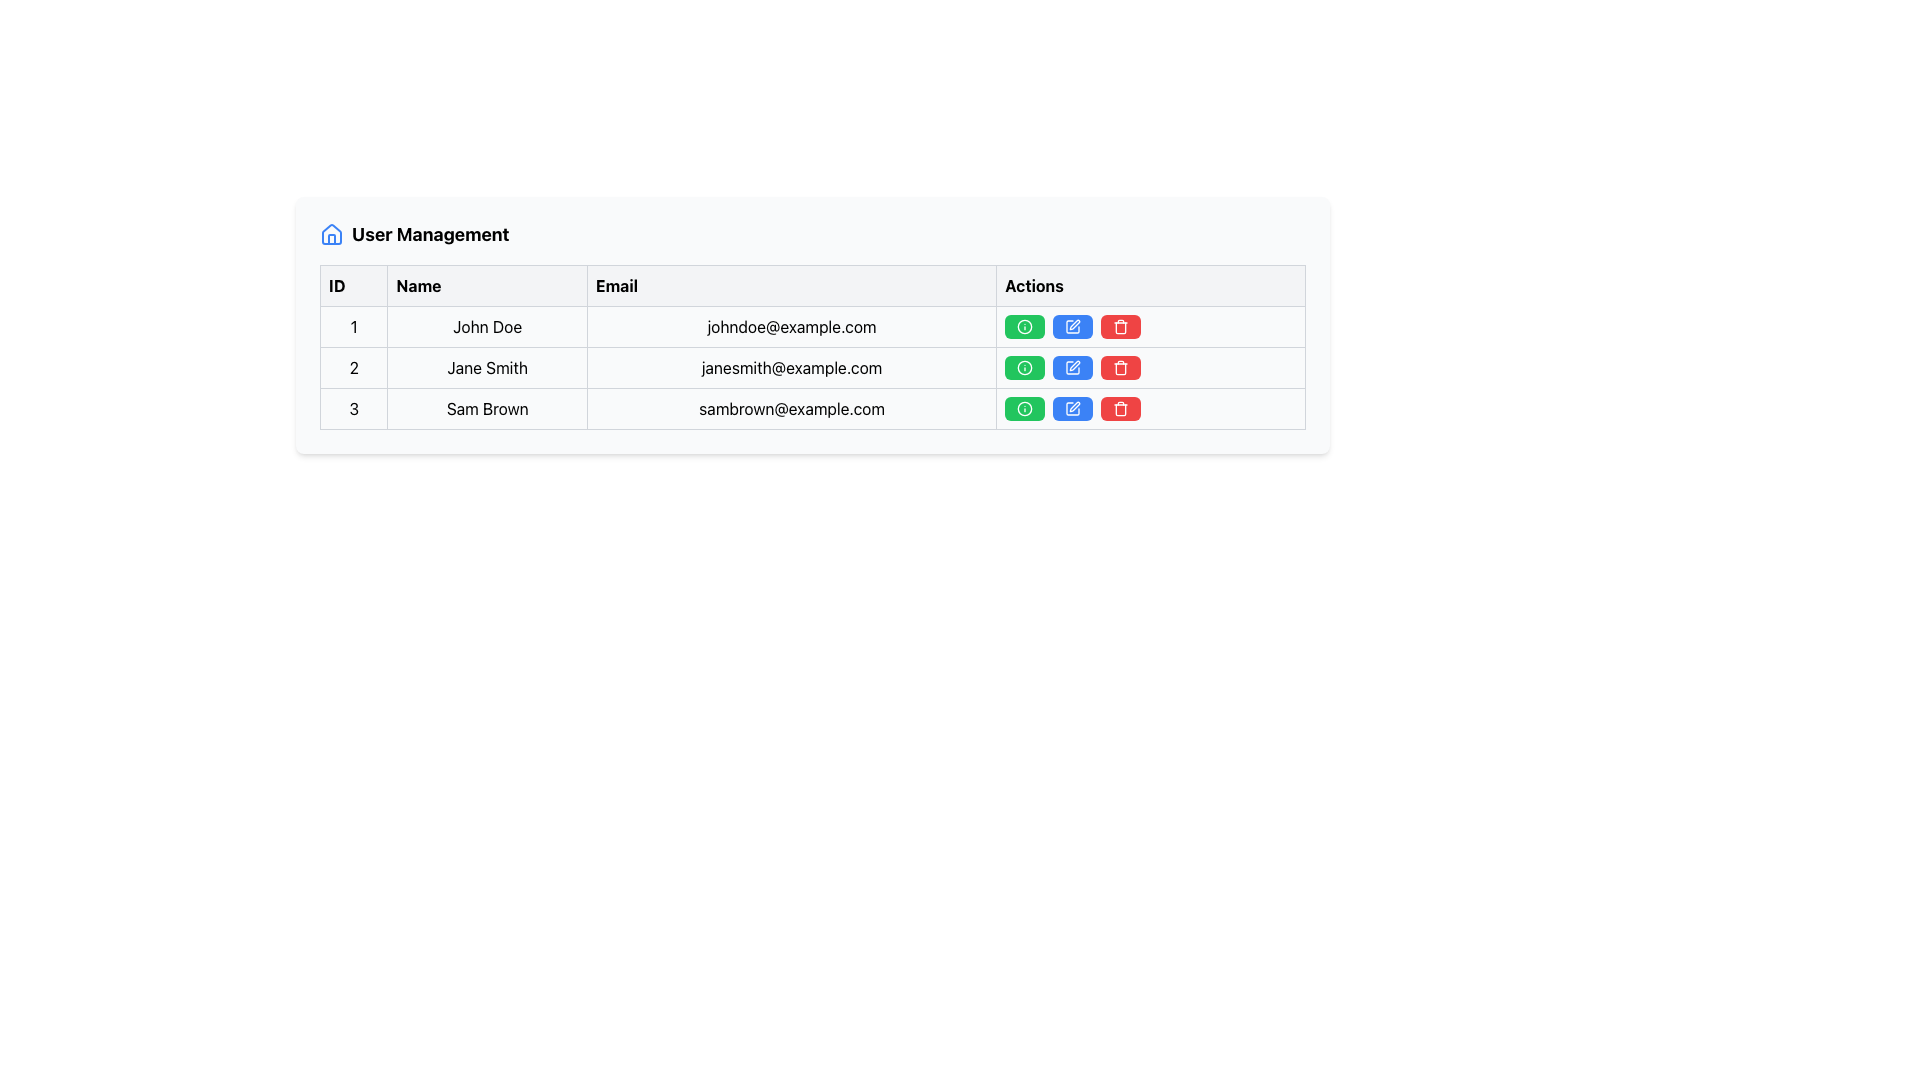 The height and width of the screenshot is (1080, 1920). Describe the element at coordinates (1121, 409) in the screenshot. I see `the trash can icon located in the 'Actions' column of the table, specifically in the third row for the user 'Sam Brown'. This icon represents a delete action` at that location.